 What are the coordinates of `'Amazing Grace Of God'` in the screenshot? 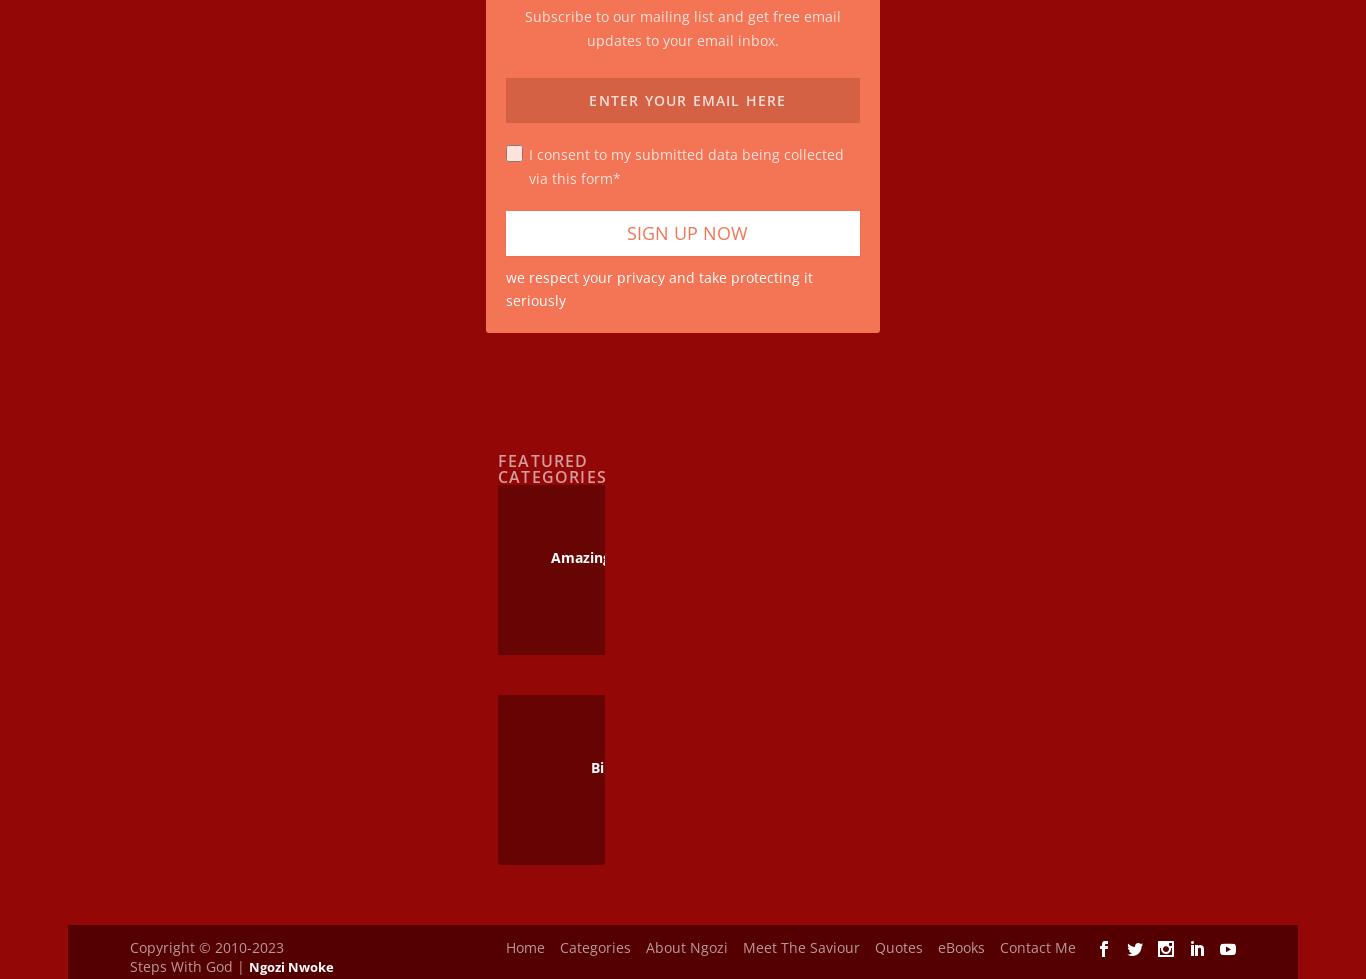 It's located at (626, 543).